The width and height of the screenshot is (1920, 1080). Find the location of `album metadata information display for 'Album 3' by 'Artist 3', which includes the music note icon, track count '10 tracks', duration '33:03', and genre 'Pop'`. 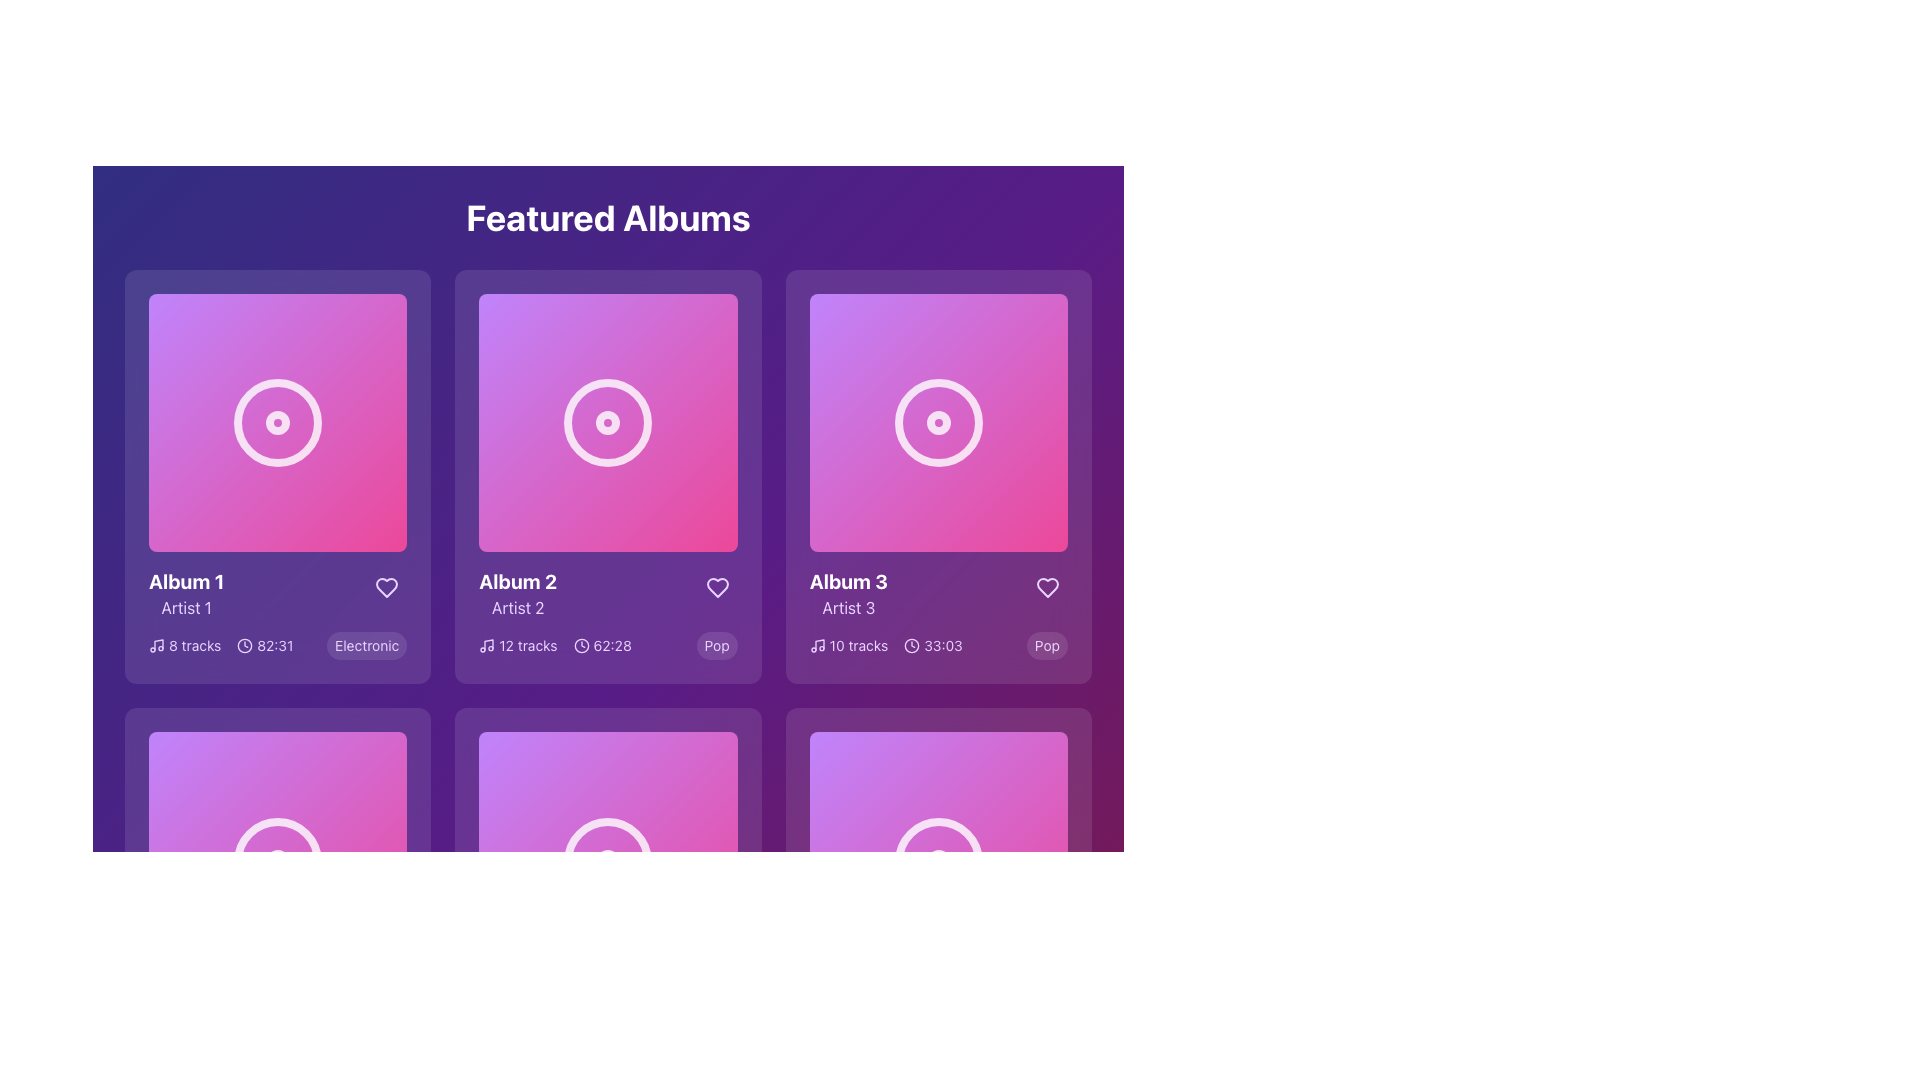

album metadata information display for 'Album 3' by 'Artist 3', which includes the music note icon, track count '10 tracks', duration '33:03', and genre 'Pop' is located at coordinates (937, 646).